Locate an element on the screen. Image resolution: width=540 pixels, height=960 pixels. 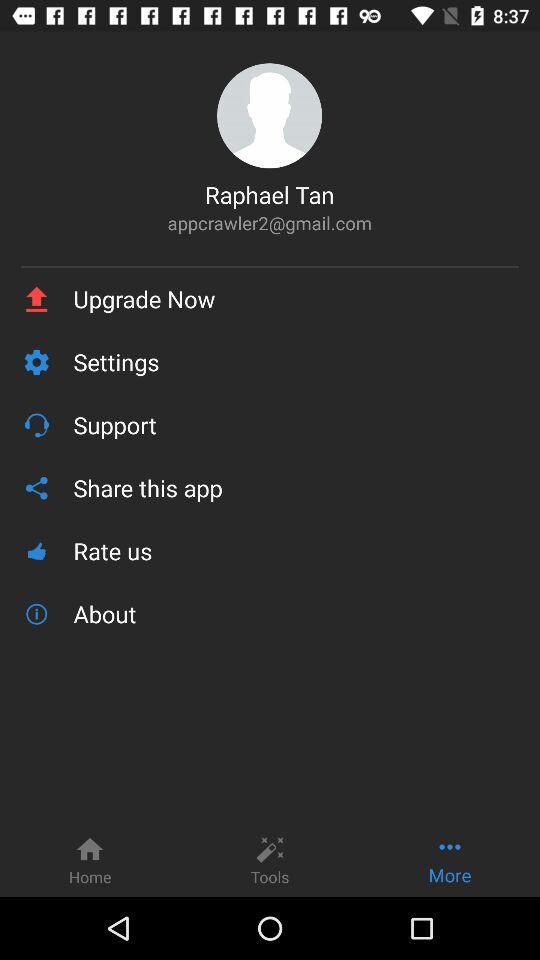
the upgrade now item is located at coordinates (295, 298).